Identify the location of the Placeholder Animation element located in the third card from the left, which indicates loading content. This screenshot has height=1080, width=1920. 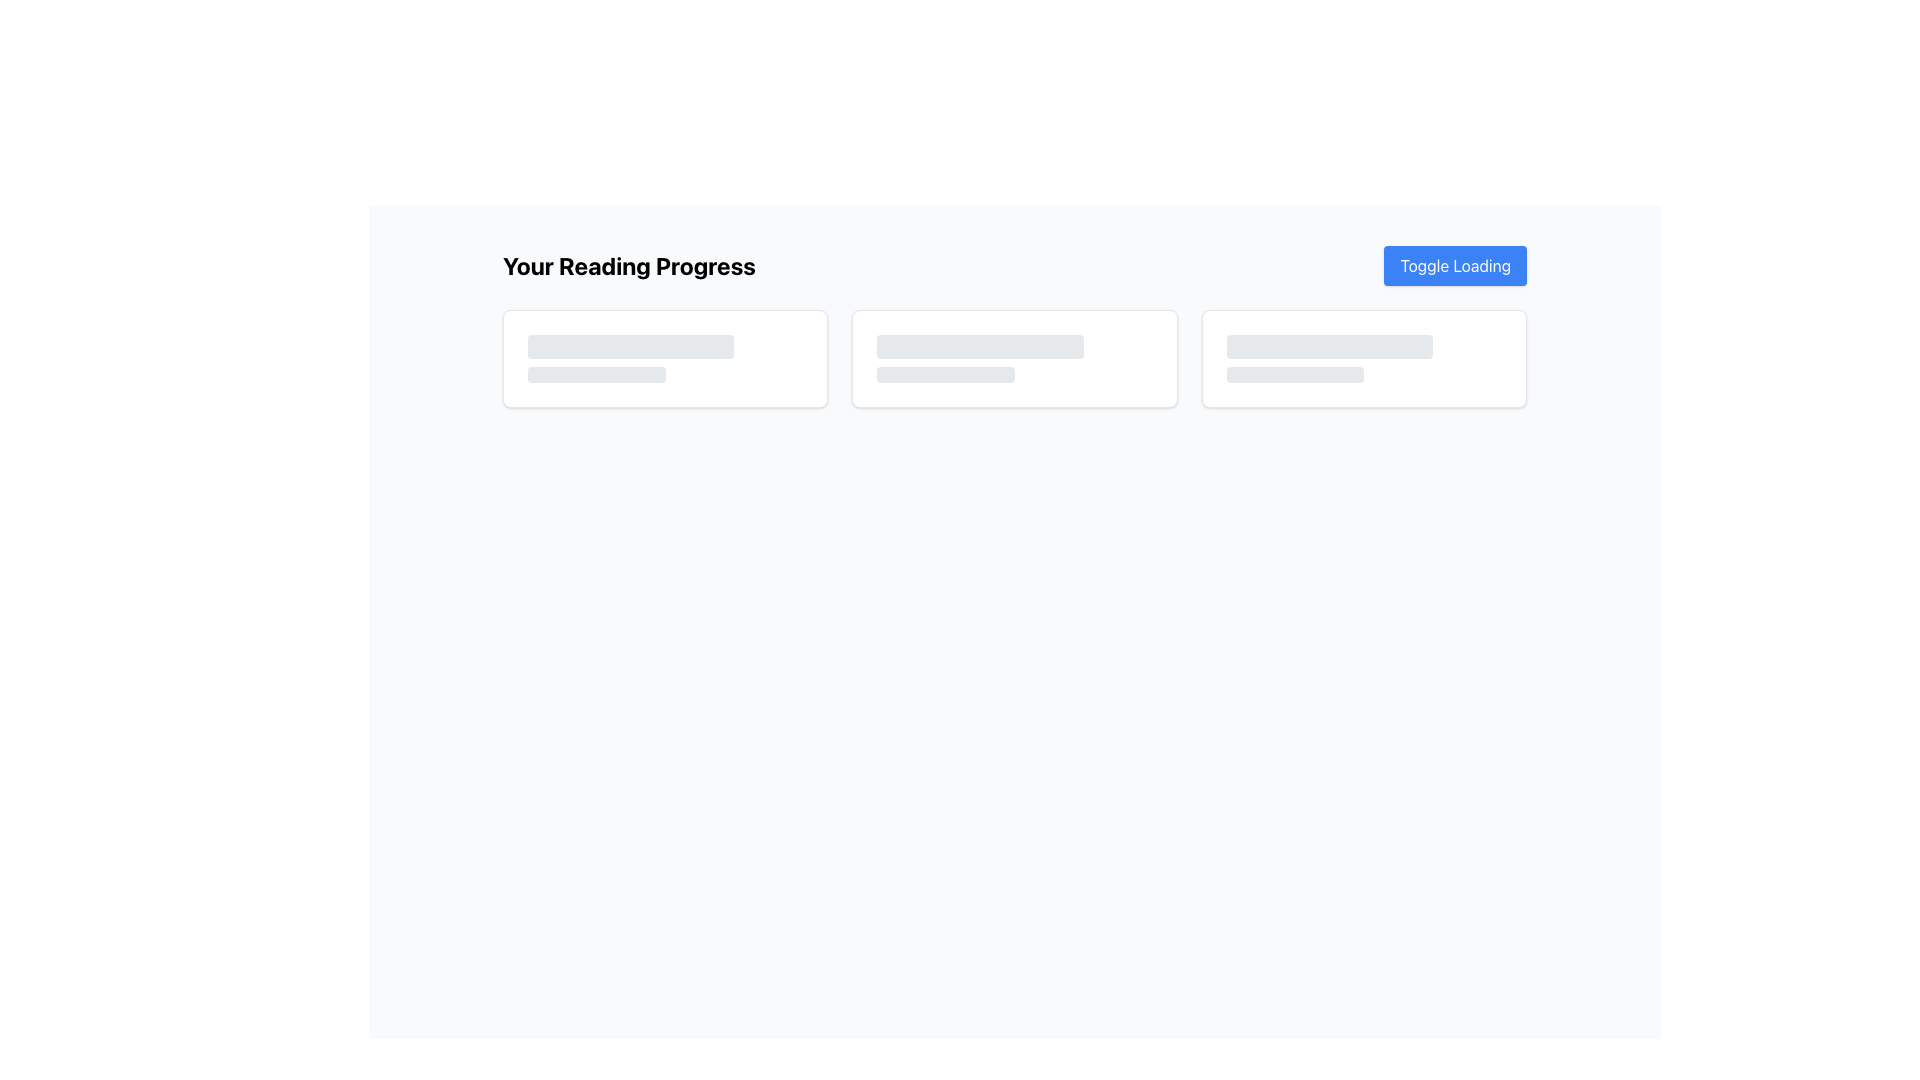
(1363, 357).